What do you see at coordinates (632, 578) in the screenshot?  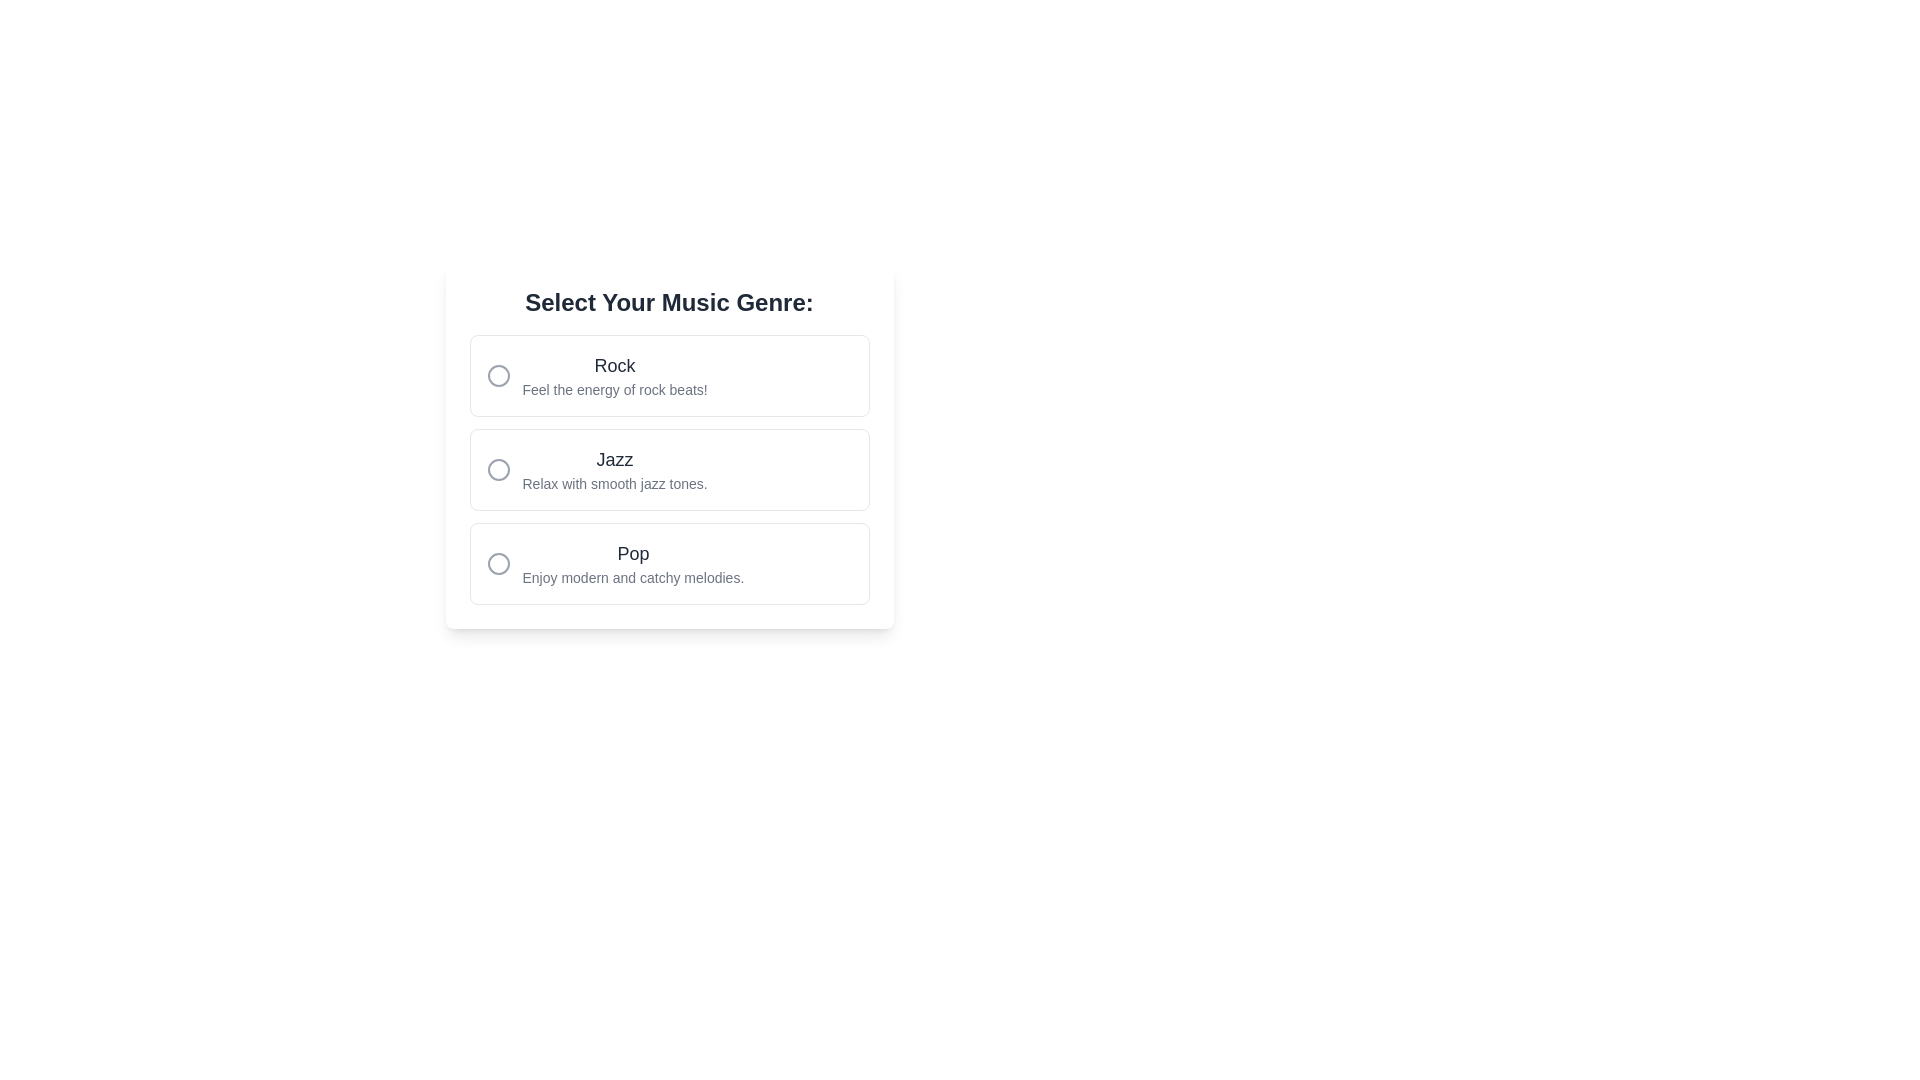 I see `the text snippet that says 'Enjoy modern and catchy melodies.' which is a secondary descriptive text under the 'Pop' genre option` at bounding box center [632, 578].